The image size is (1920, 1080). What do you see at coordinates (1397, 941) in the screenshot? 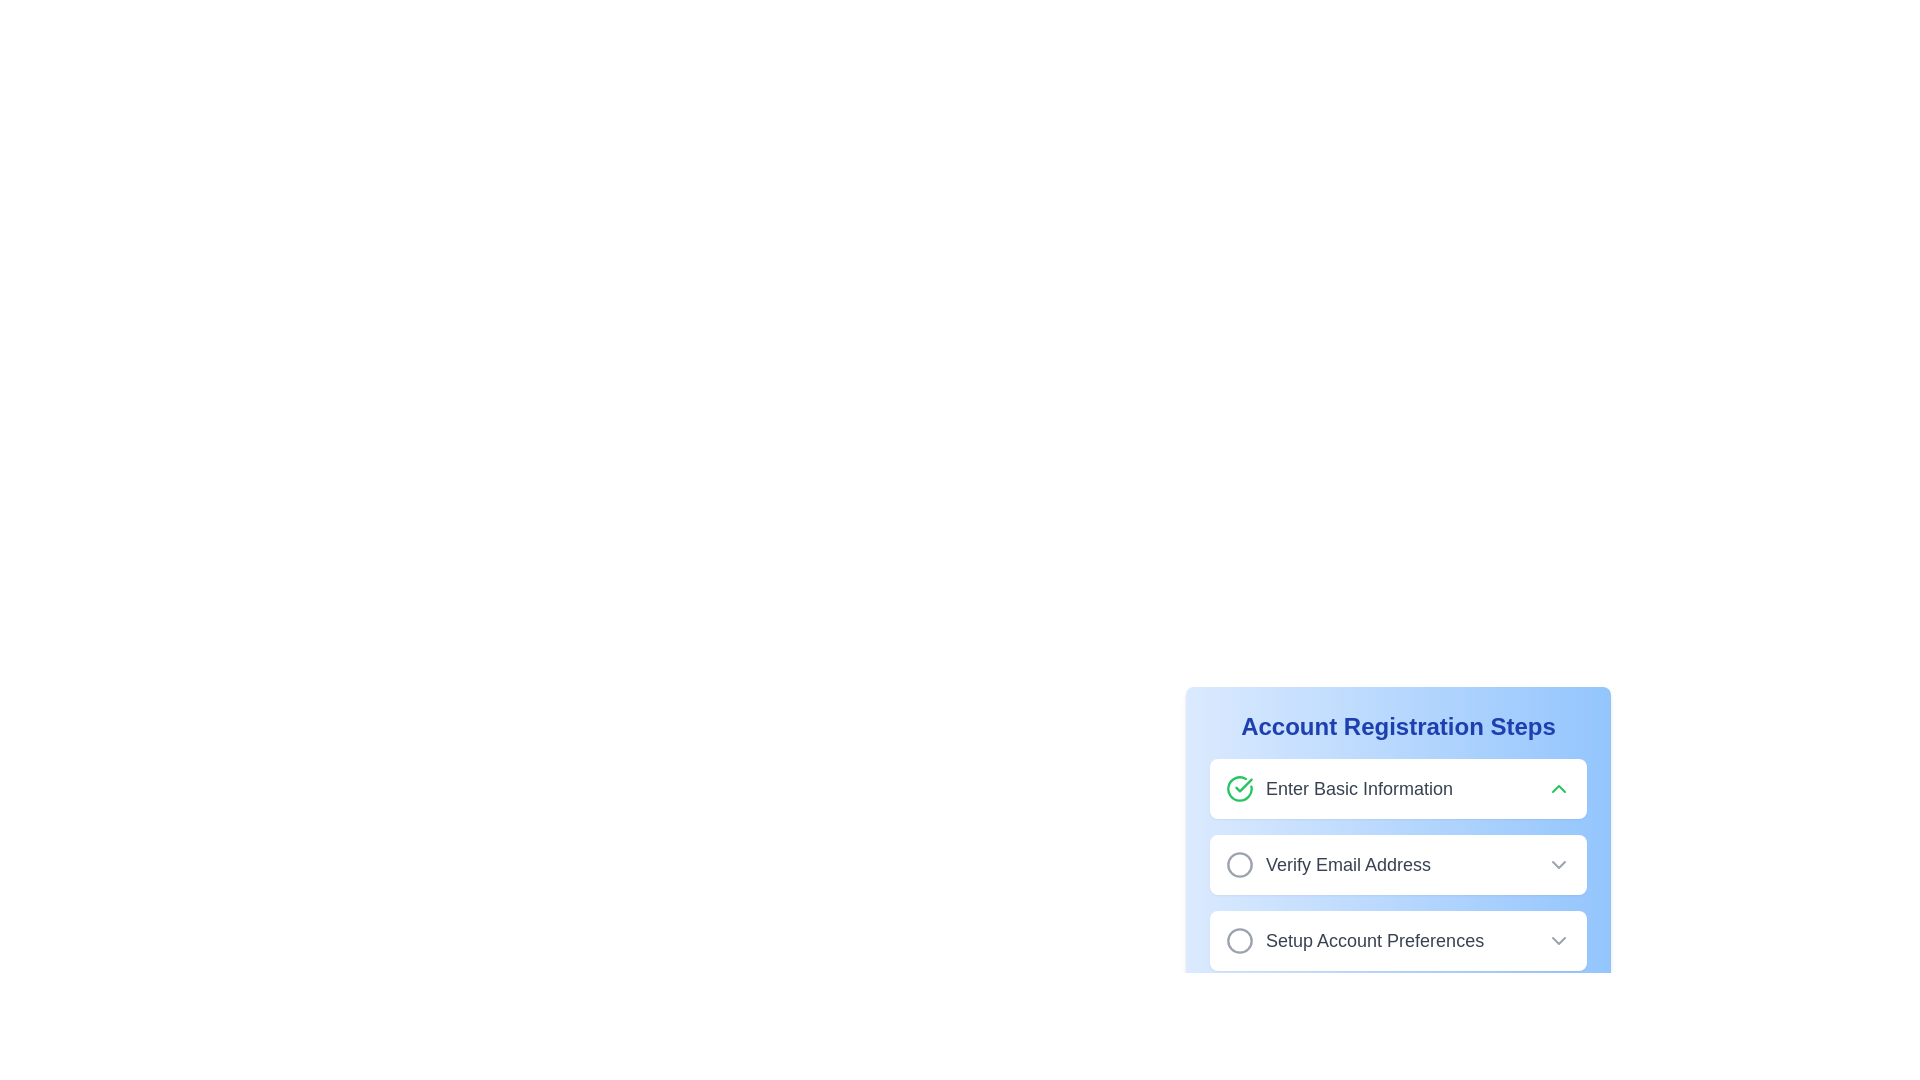
I see `the third item in the collapsible list, which contains the text 'Setup Account Preferences' and is styled with a white background and rounded corners` at bounding box center [1397, 941].